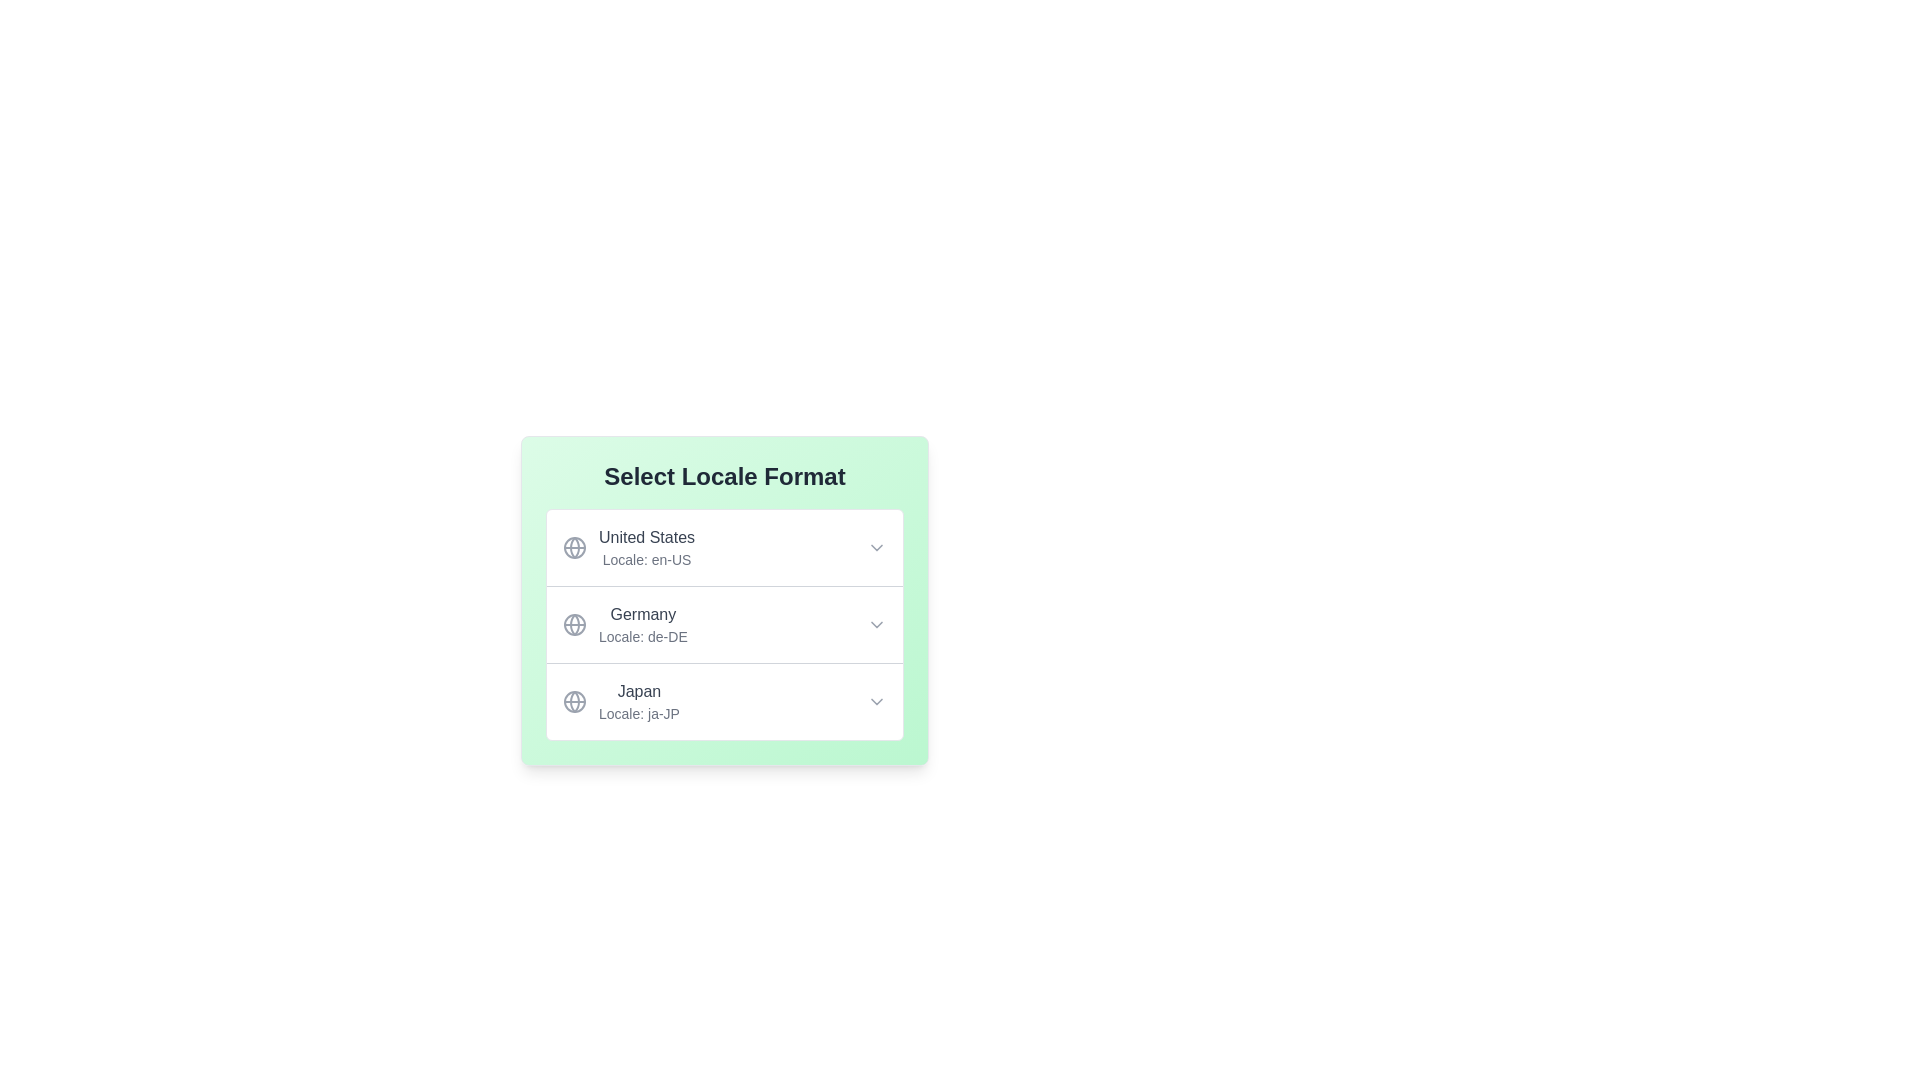 Image resolution: width=1920 pixels, height=1080 pixels. What do you see at coordinates (627, 547) in the screenshot?
I see `the first interactive list item representing the United States locale with the code 'en-US'` at bounding box center [627, 547].